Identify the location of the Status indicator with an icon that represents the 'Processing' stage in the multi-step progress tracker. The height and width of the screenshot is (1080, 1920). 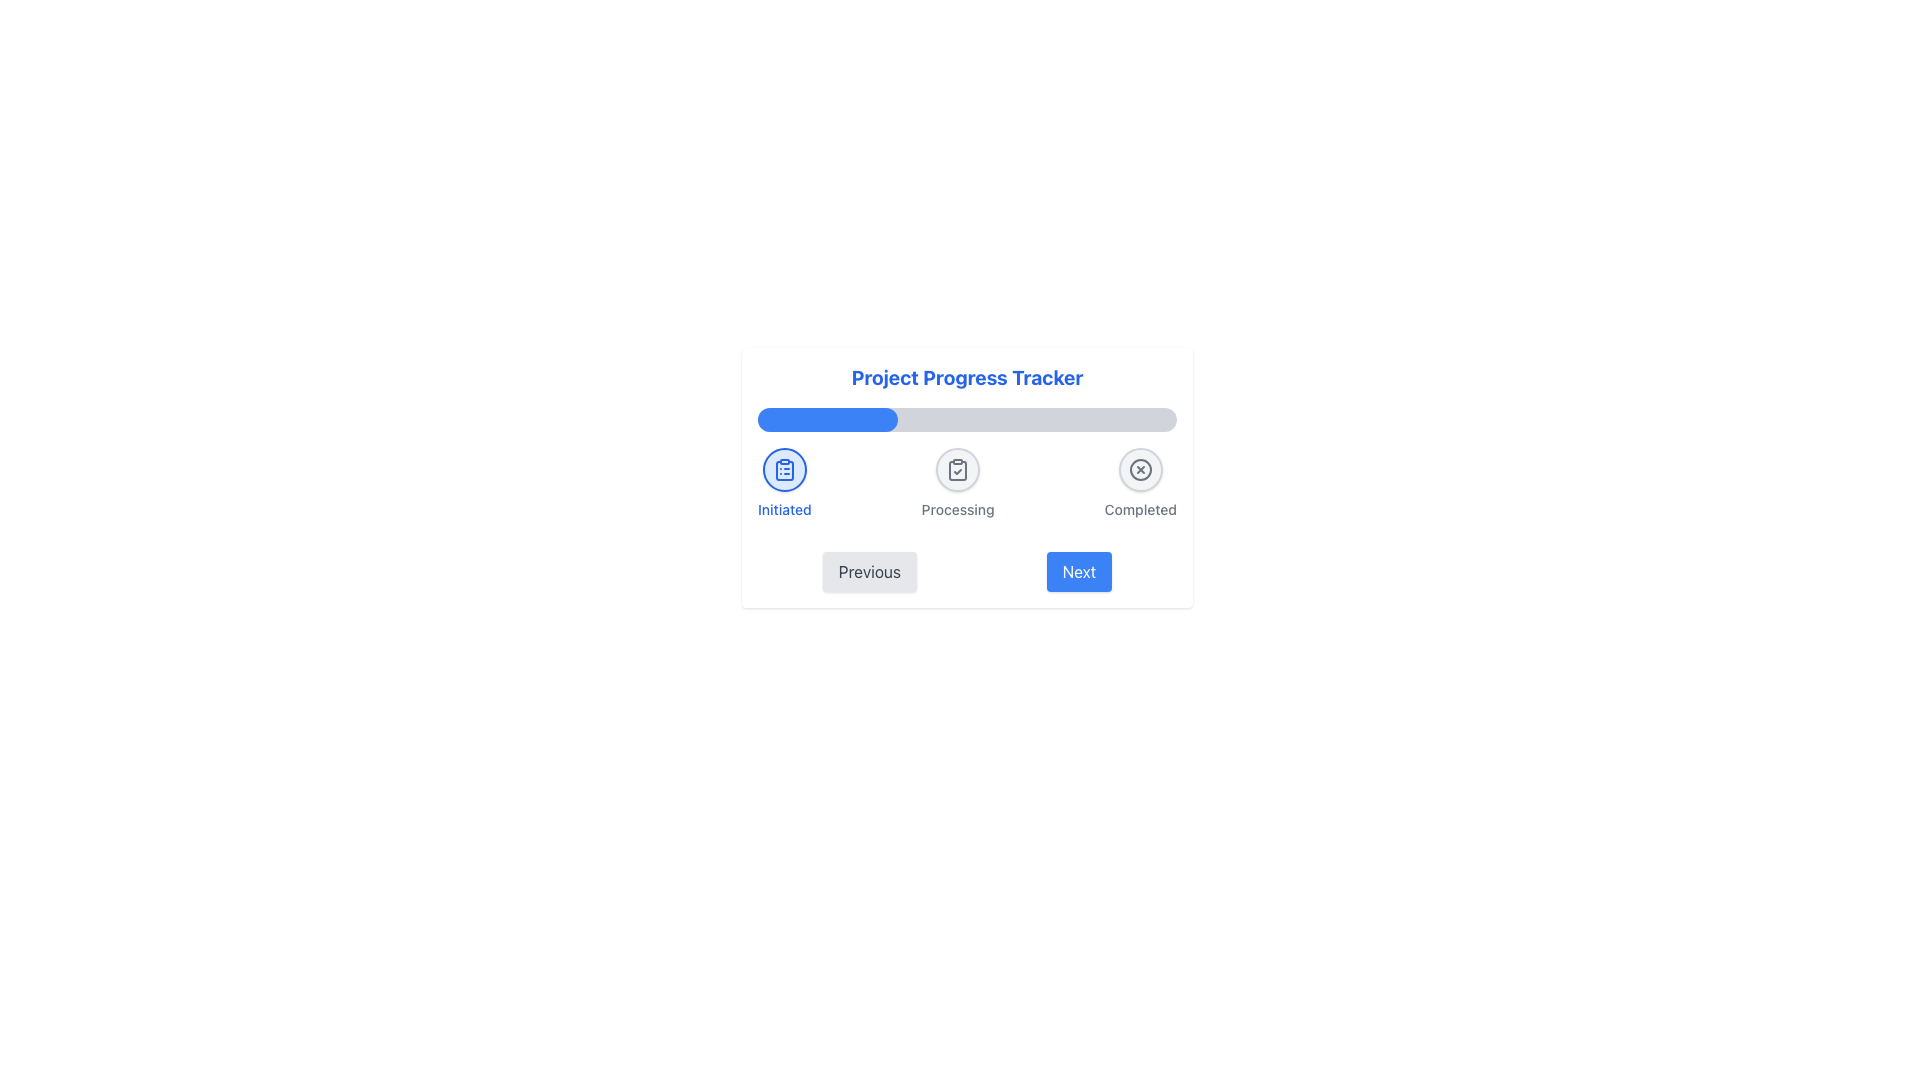
(957, 470).